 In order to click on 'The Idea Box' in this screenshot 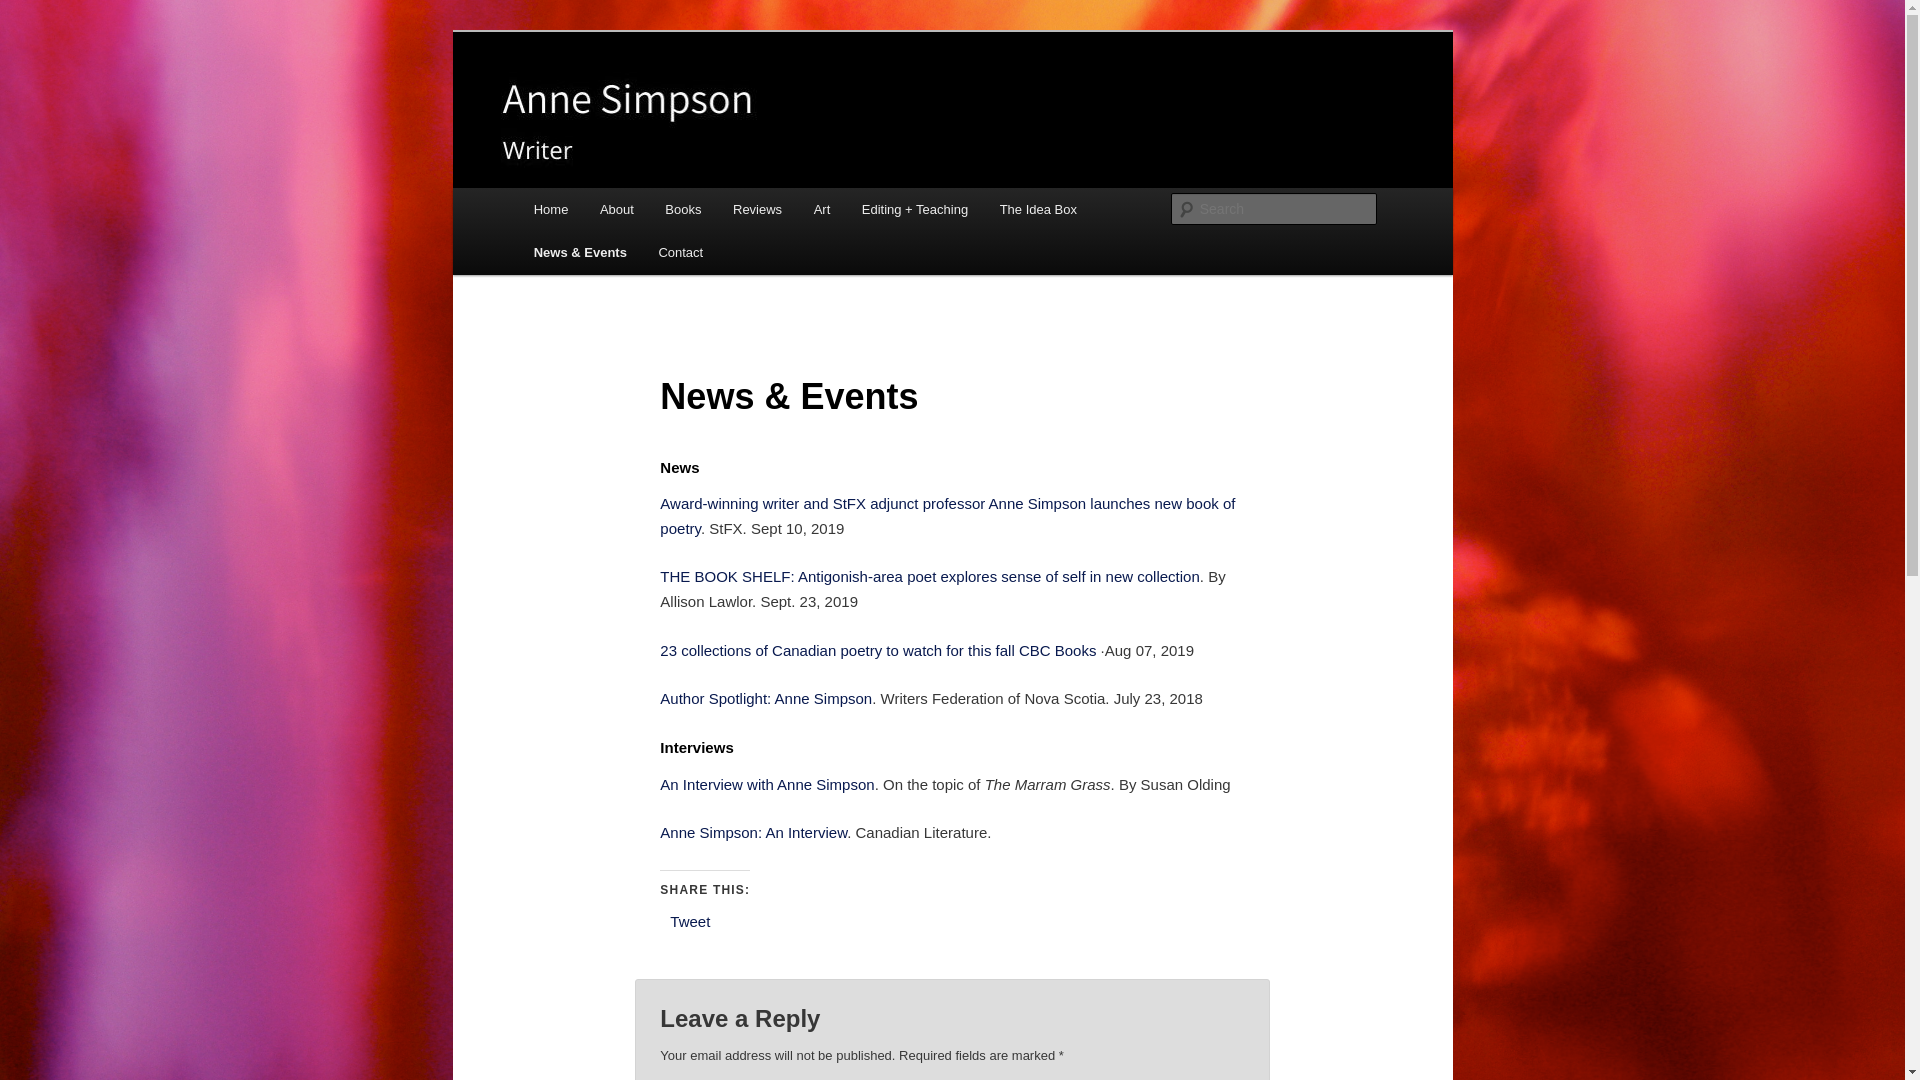, I will do `click(1038, 209)`.